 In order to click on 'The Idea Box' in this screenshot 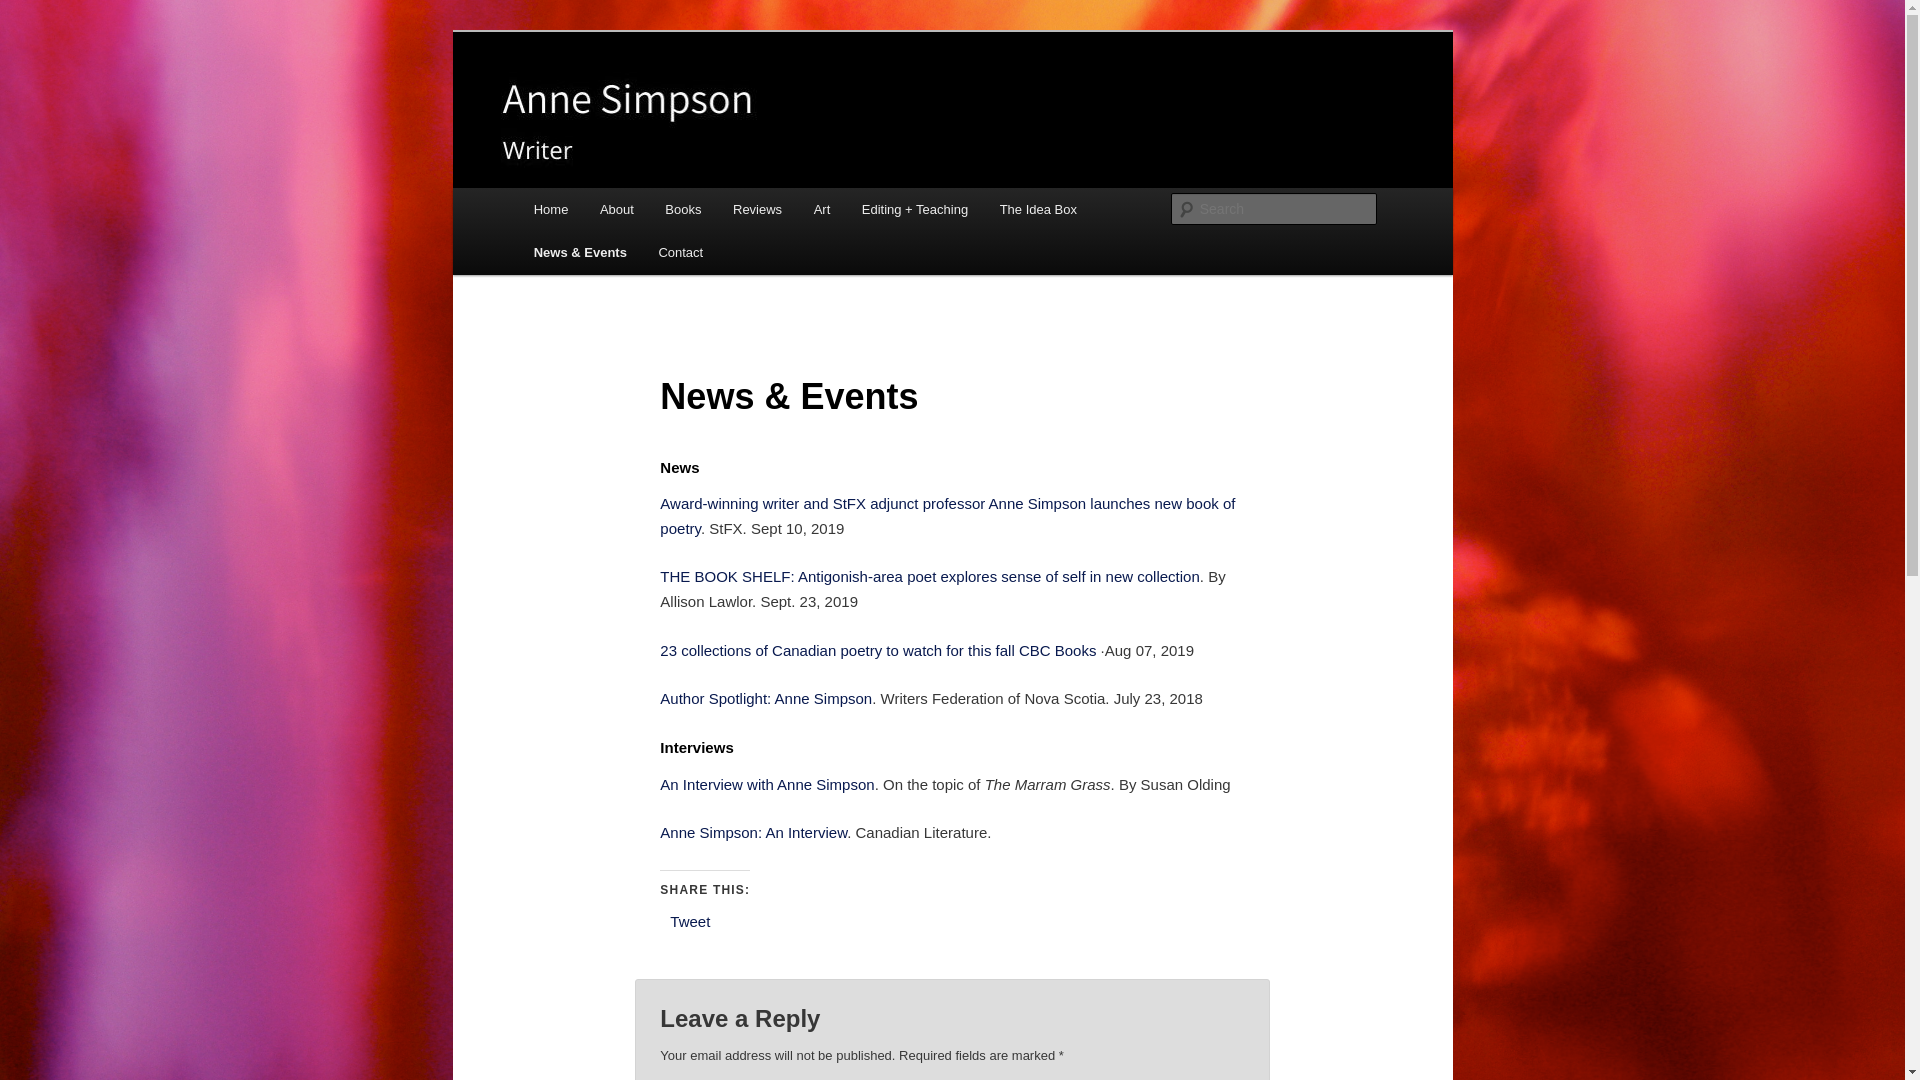, I will do `click(1038, 209)`.